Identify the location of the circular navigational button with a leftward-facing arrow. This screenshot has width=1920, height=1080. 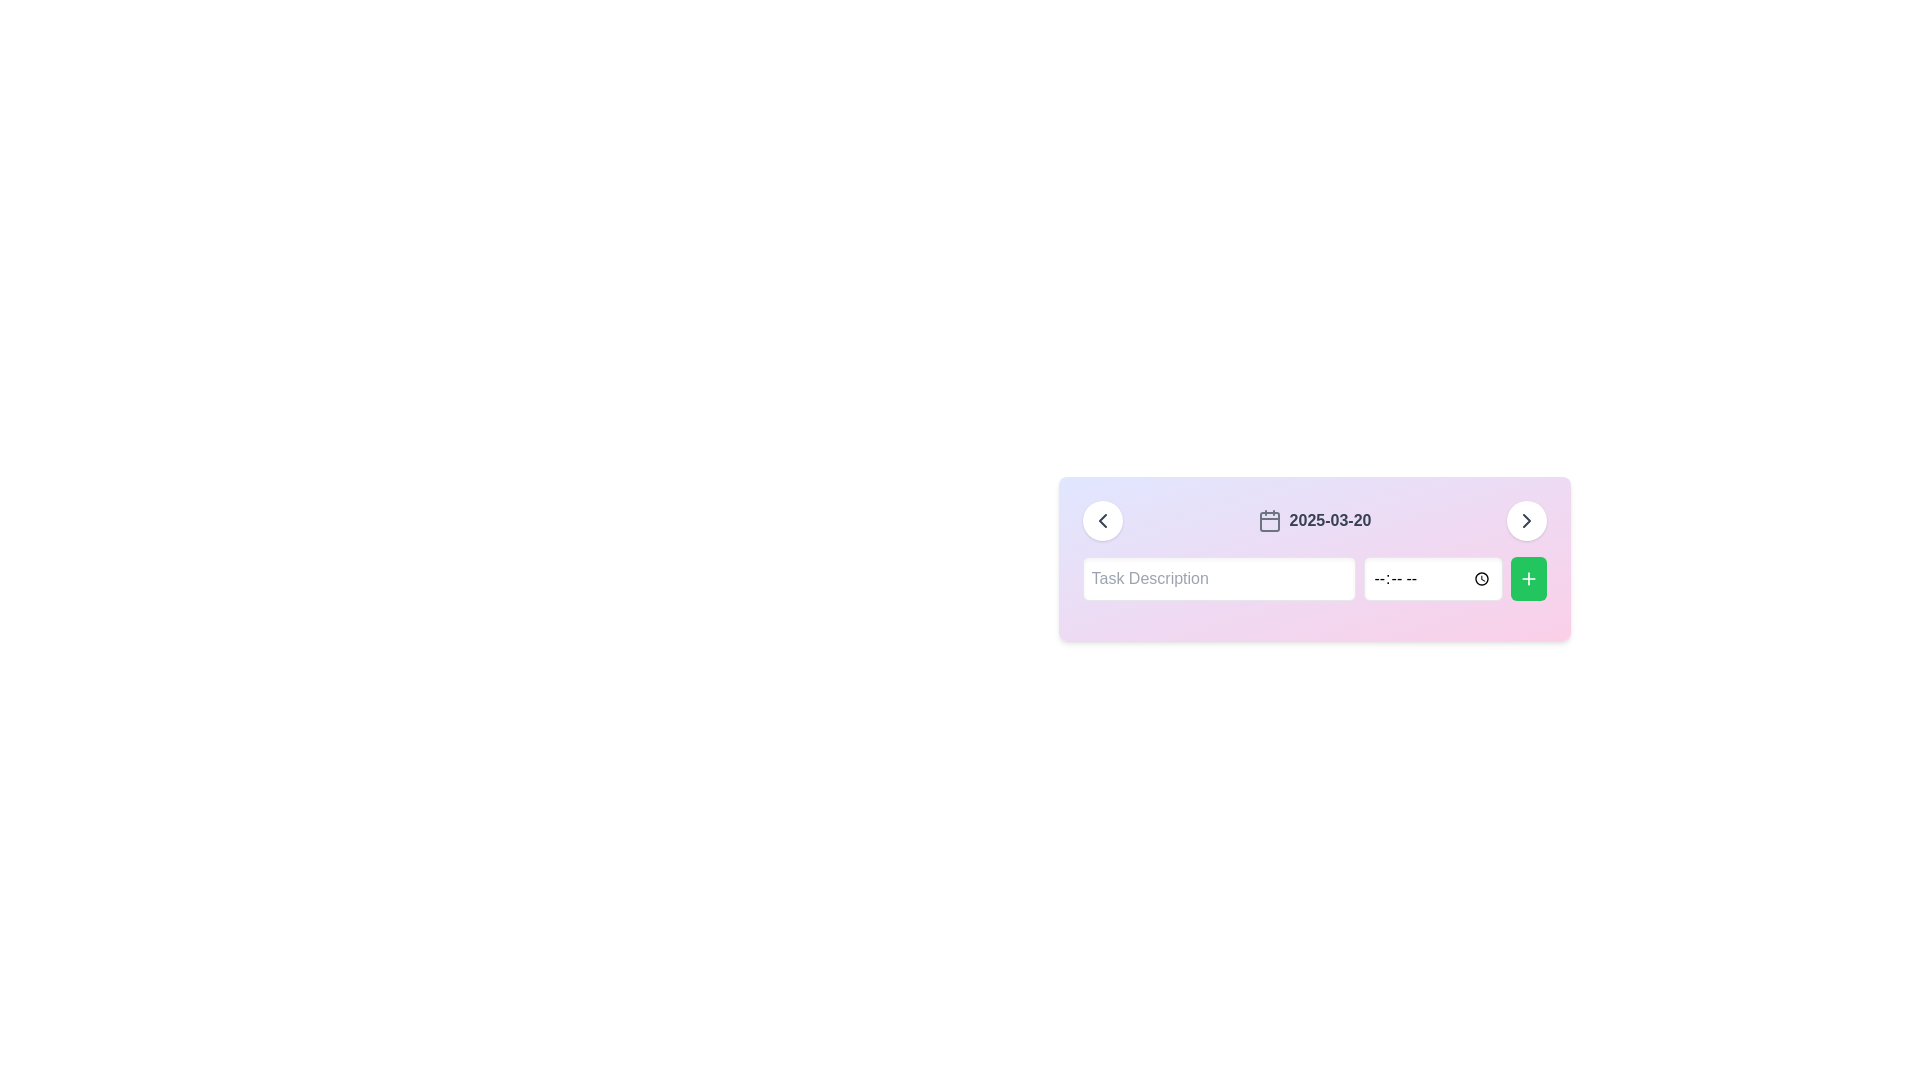
(1101, 519).